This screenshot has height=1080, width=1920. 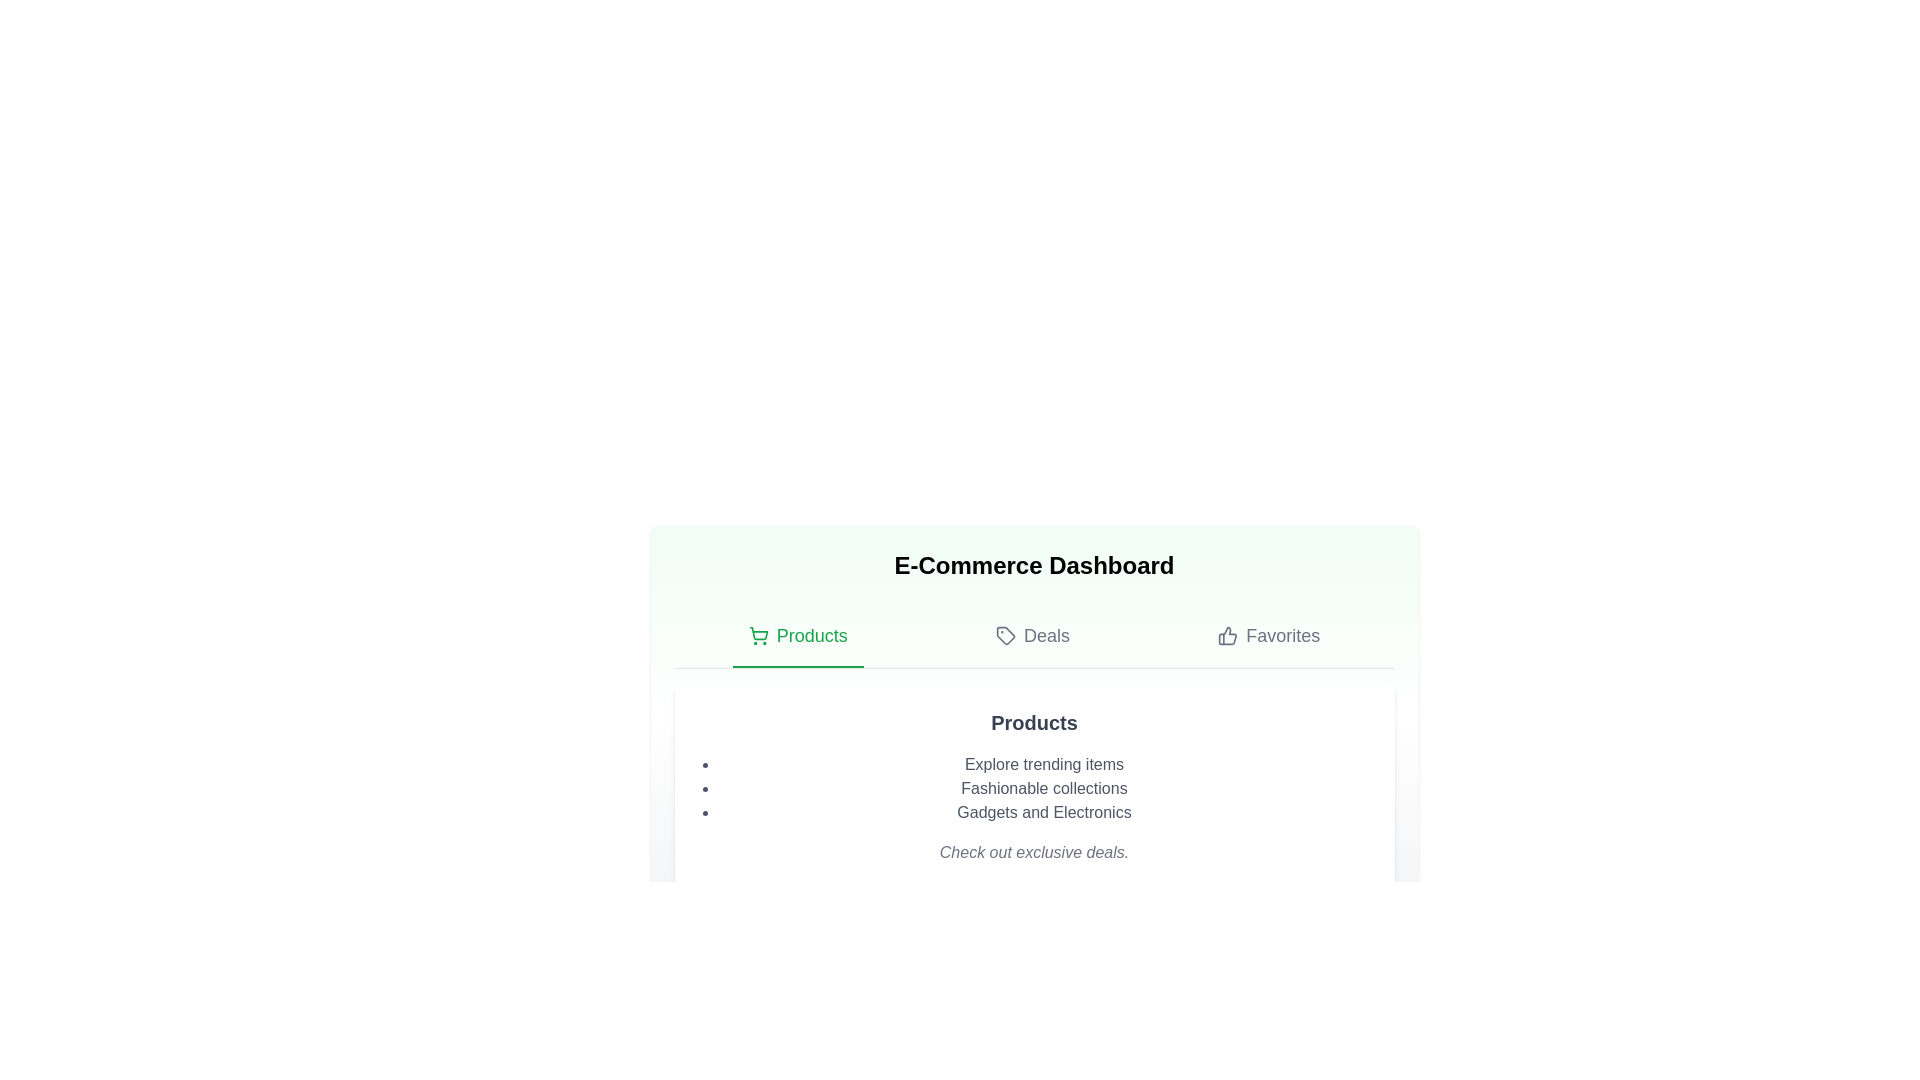 I want to click on the static text label displaying 'Fashionable collections', which is positioned centrally in the products section of the interface, between 'Explore trending items' and 'Gadgets and Electronics', so click(x=1043, y=788).